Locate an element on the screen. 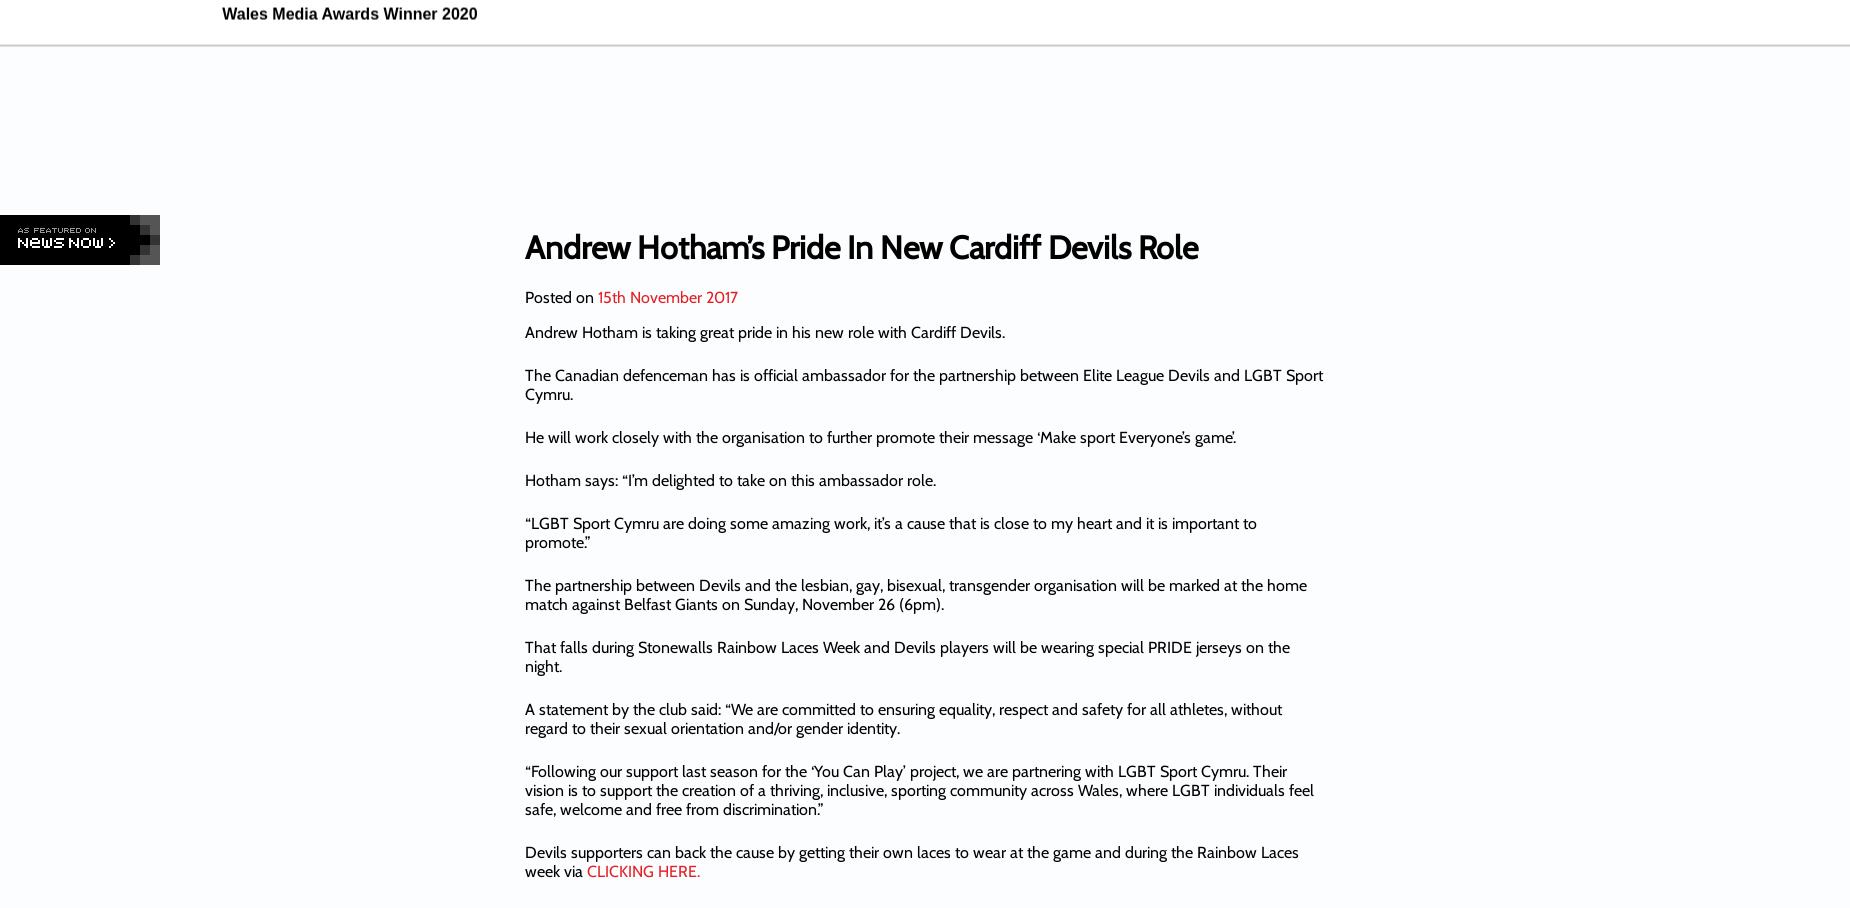 The image size is (1850, 908). '“LGBT Sport Cymru are doing some amazing work, it’s a cause that is close to my heart and it is important to promote.”' is located at coordinates (890, 531).